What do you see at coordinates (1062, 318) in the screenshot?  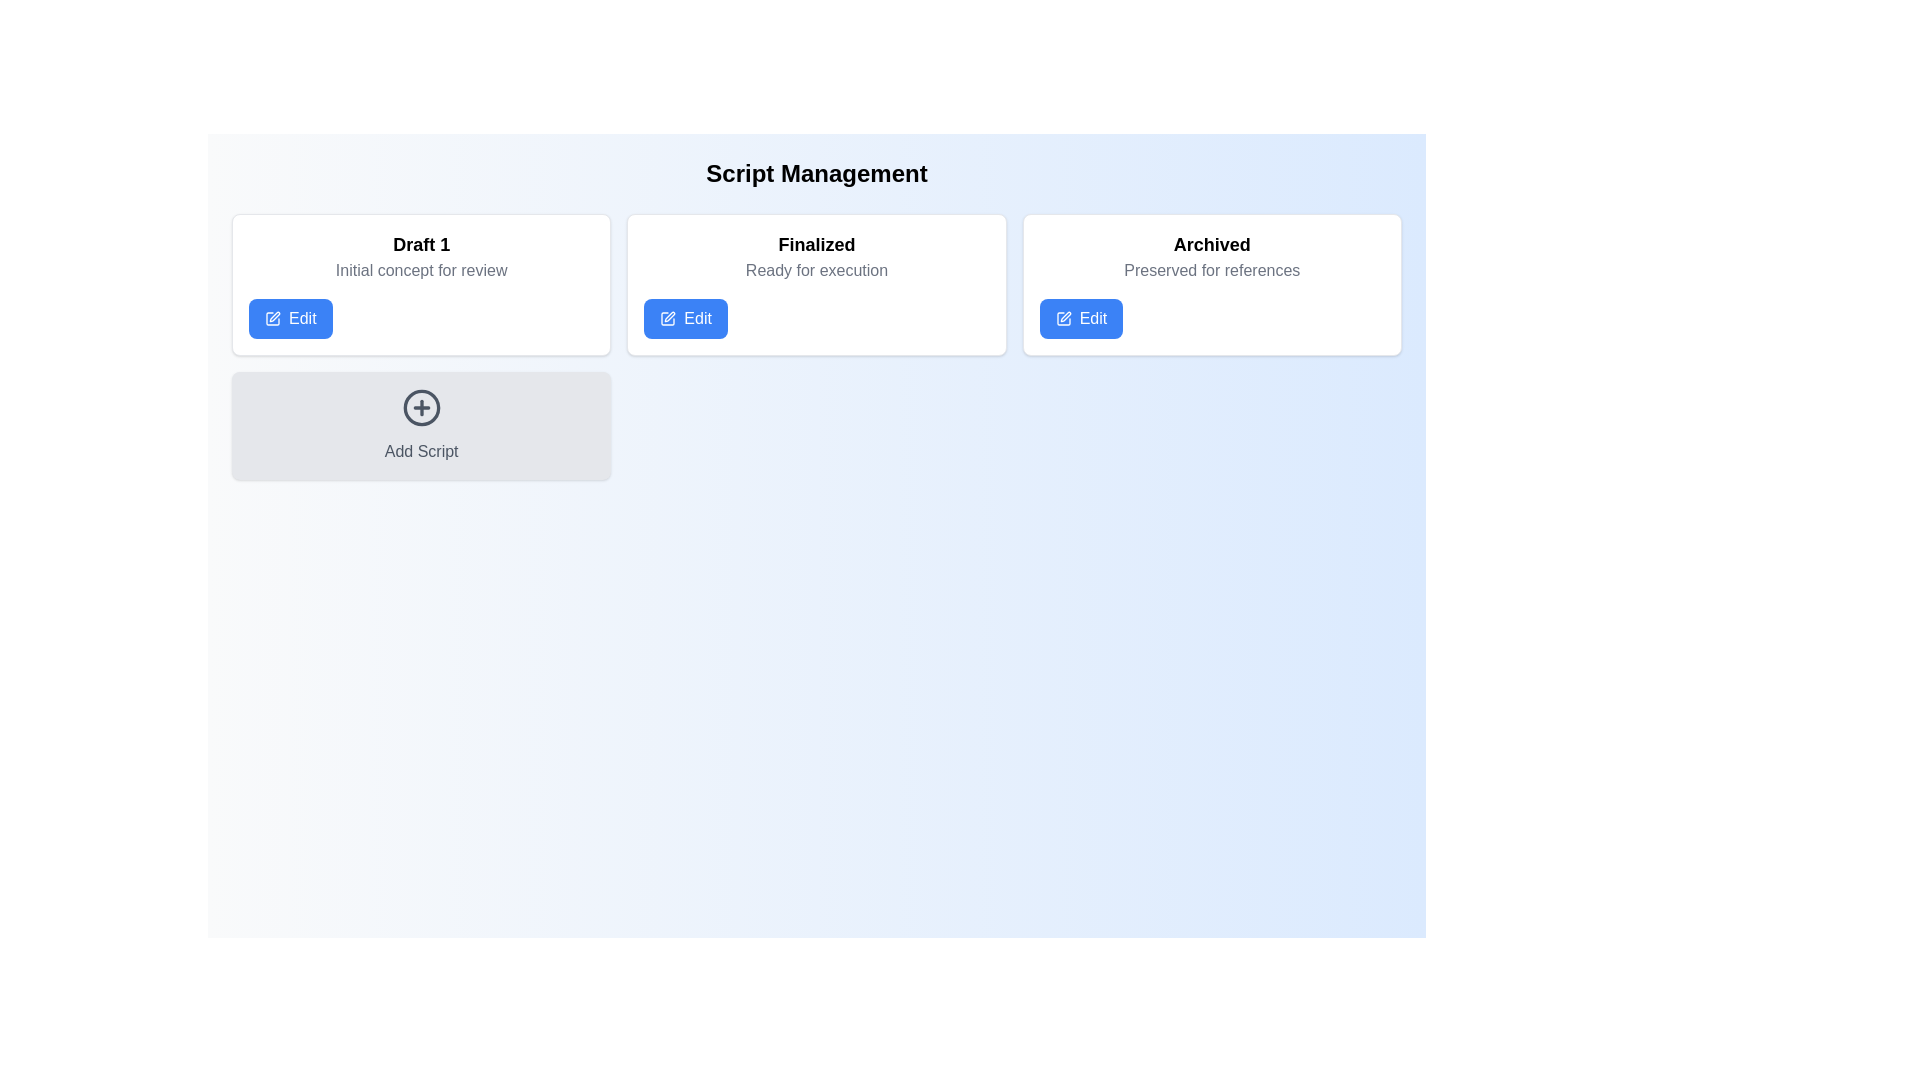 I see `the icon resembling a pen or pencil inside a blue button labeled 'Edit' to initiate the edit action` at bounding box center [1062, 318].